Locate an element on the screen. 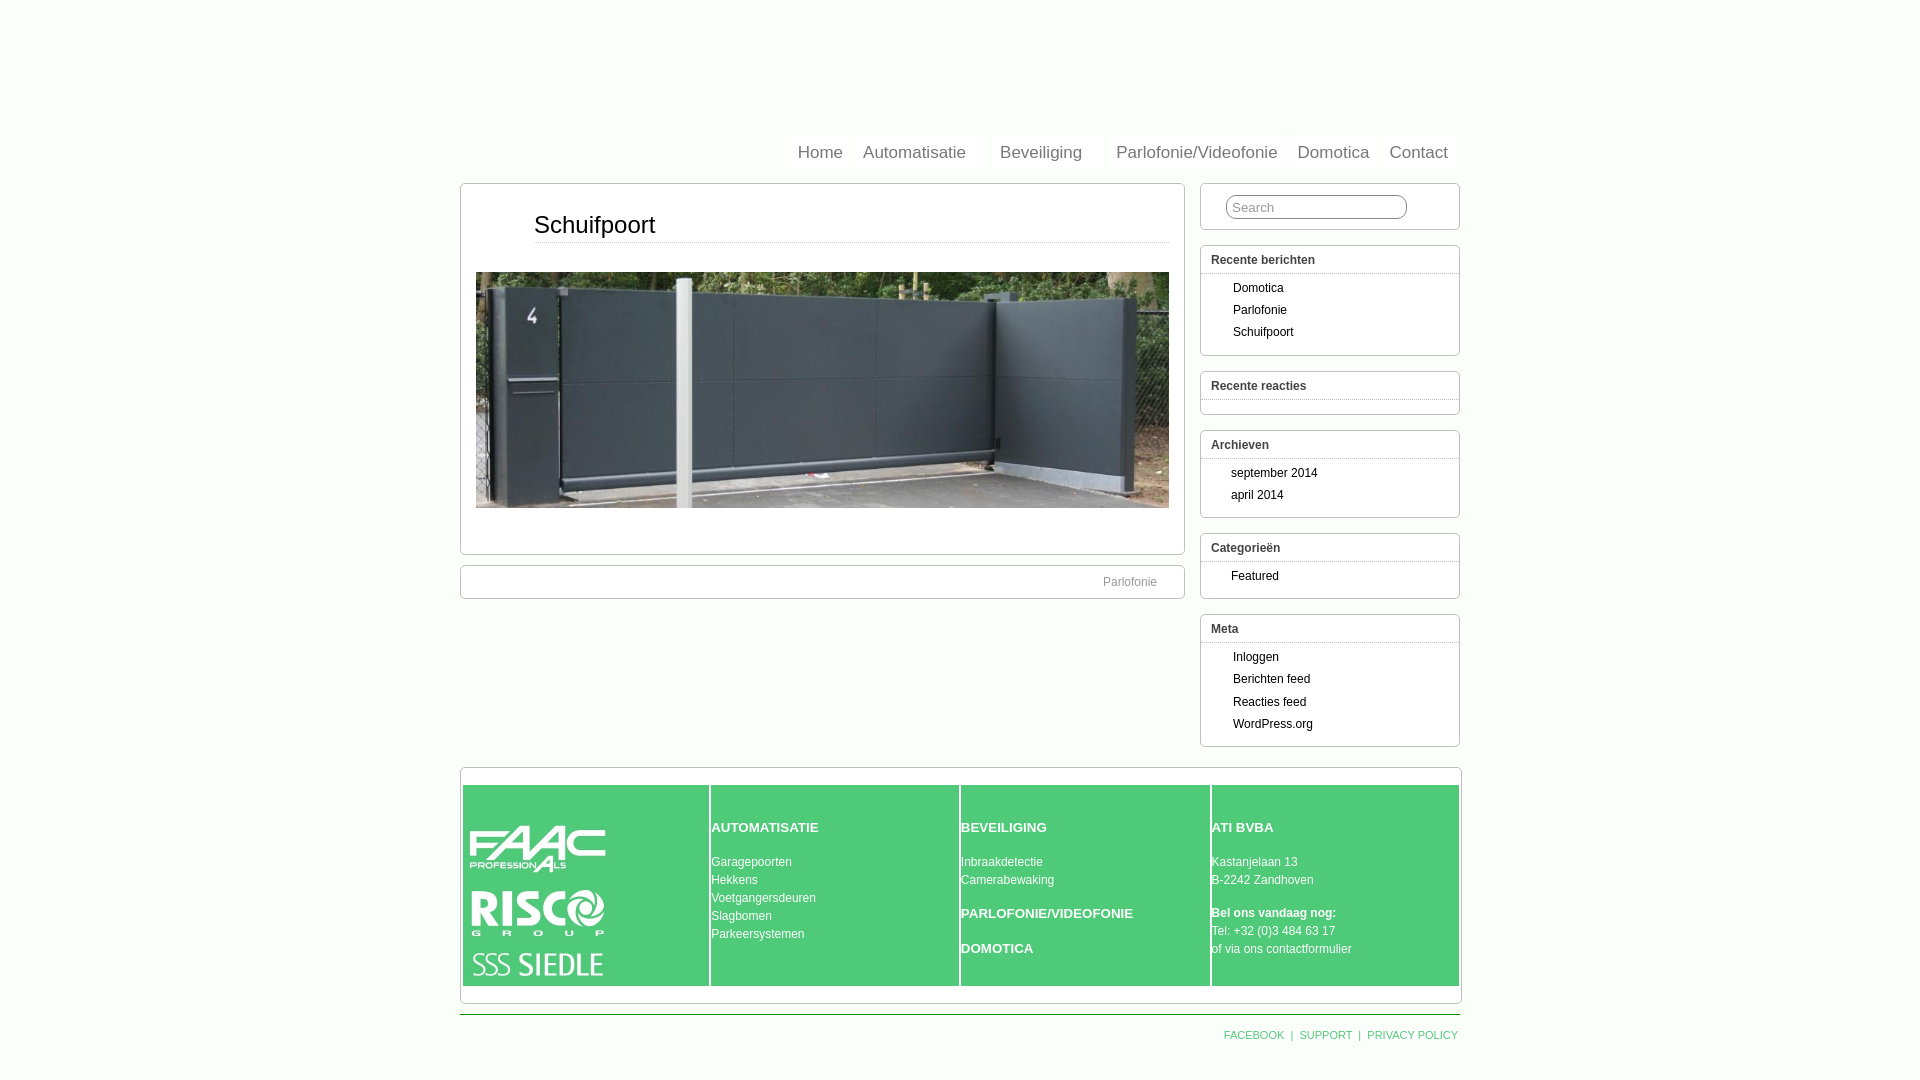 The height and width of the screenshot is (1080, 1920). 'september 2014' is located at coordinates (1273, 473).